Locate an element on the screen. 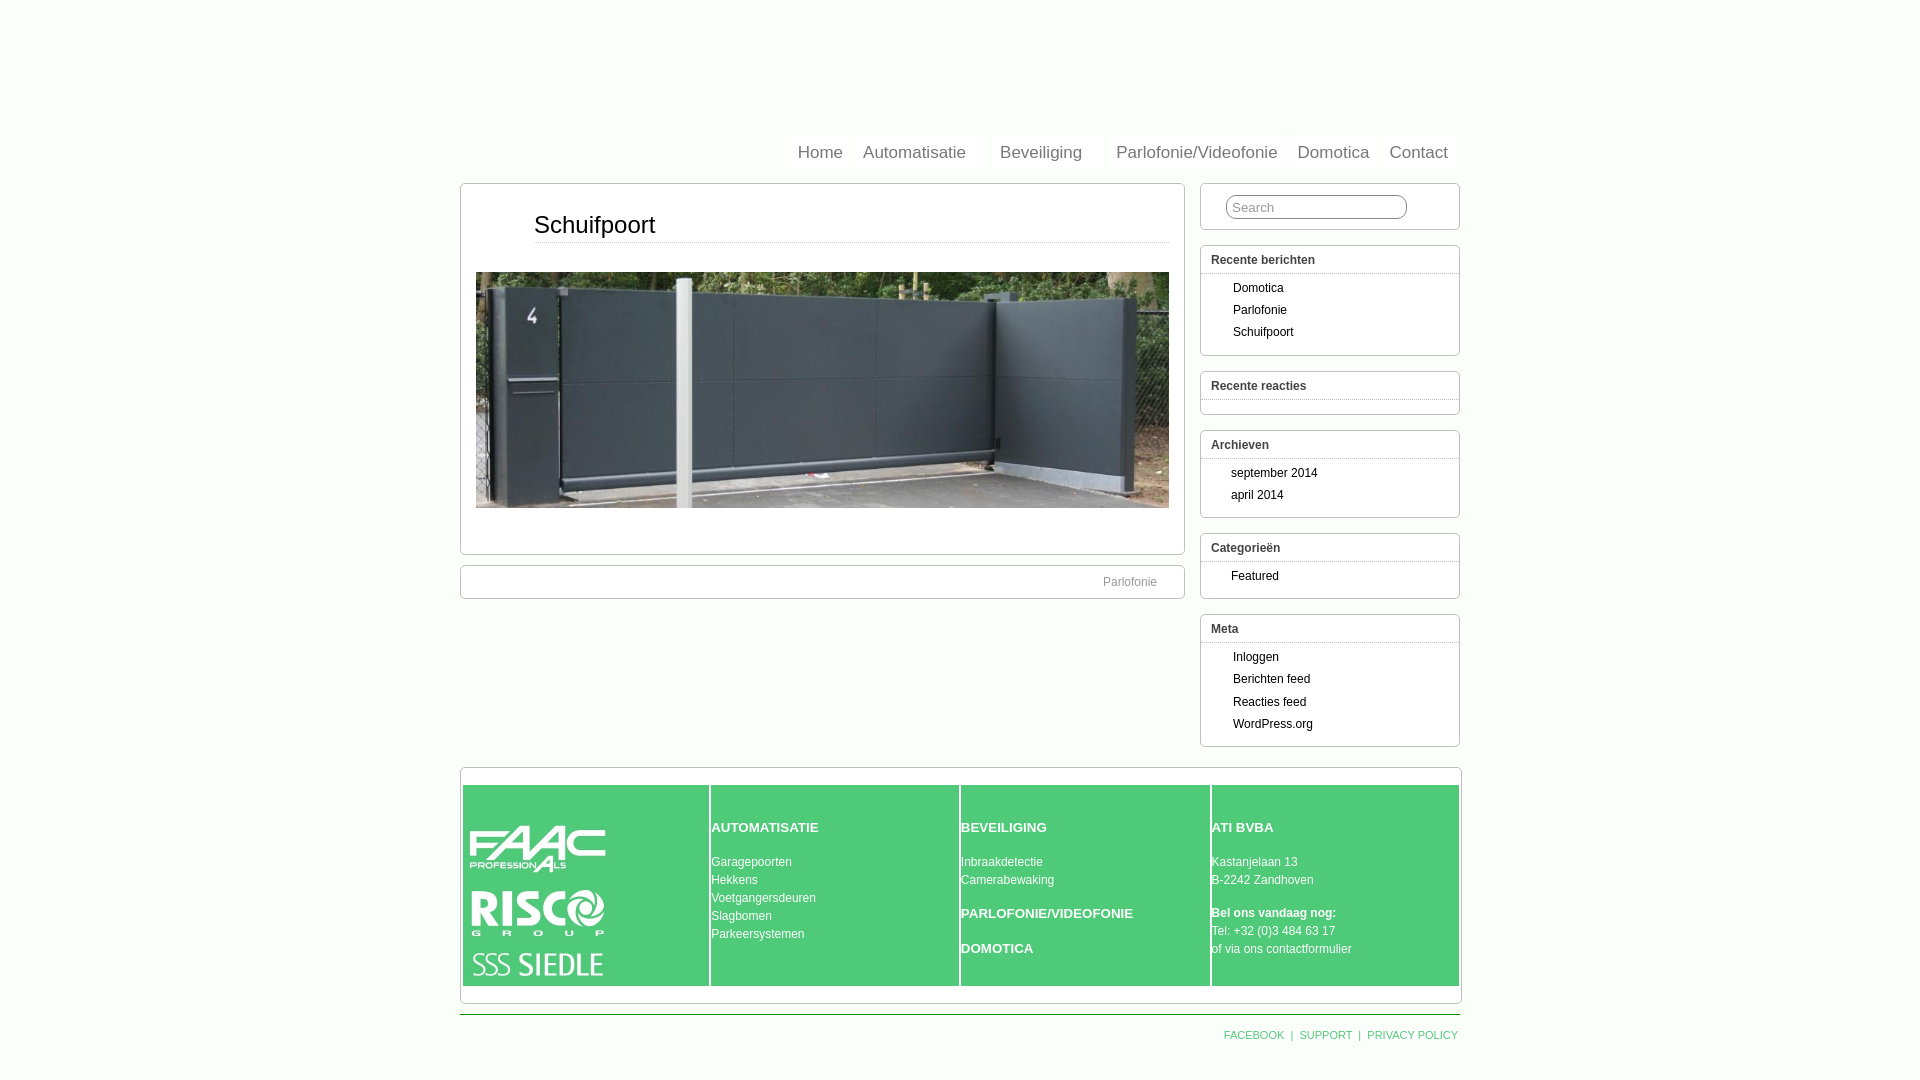 The height and width of the screenshot is (1080, 1920). 'september 2014' is located at coordinates (1273, 473).